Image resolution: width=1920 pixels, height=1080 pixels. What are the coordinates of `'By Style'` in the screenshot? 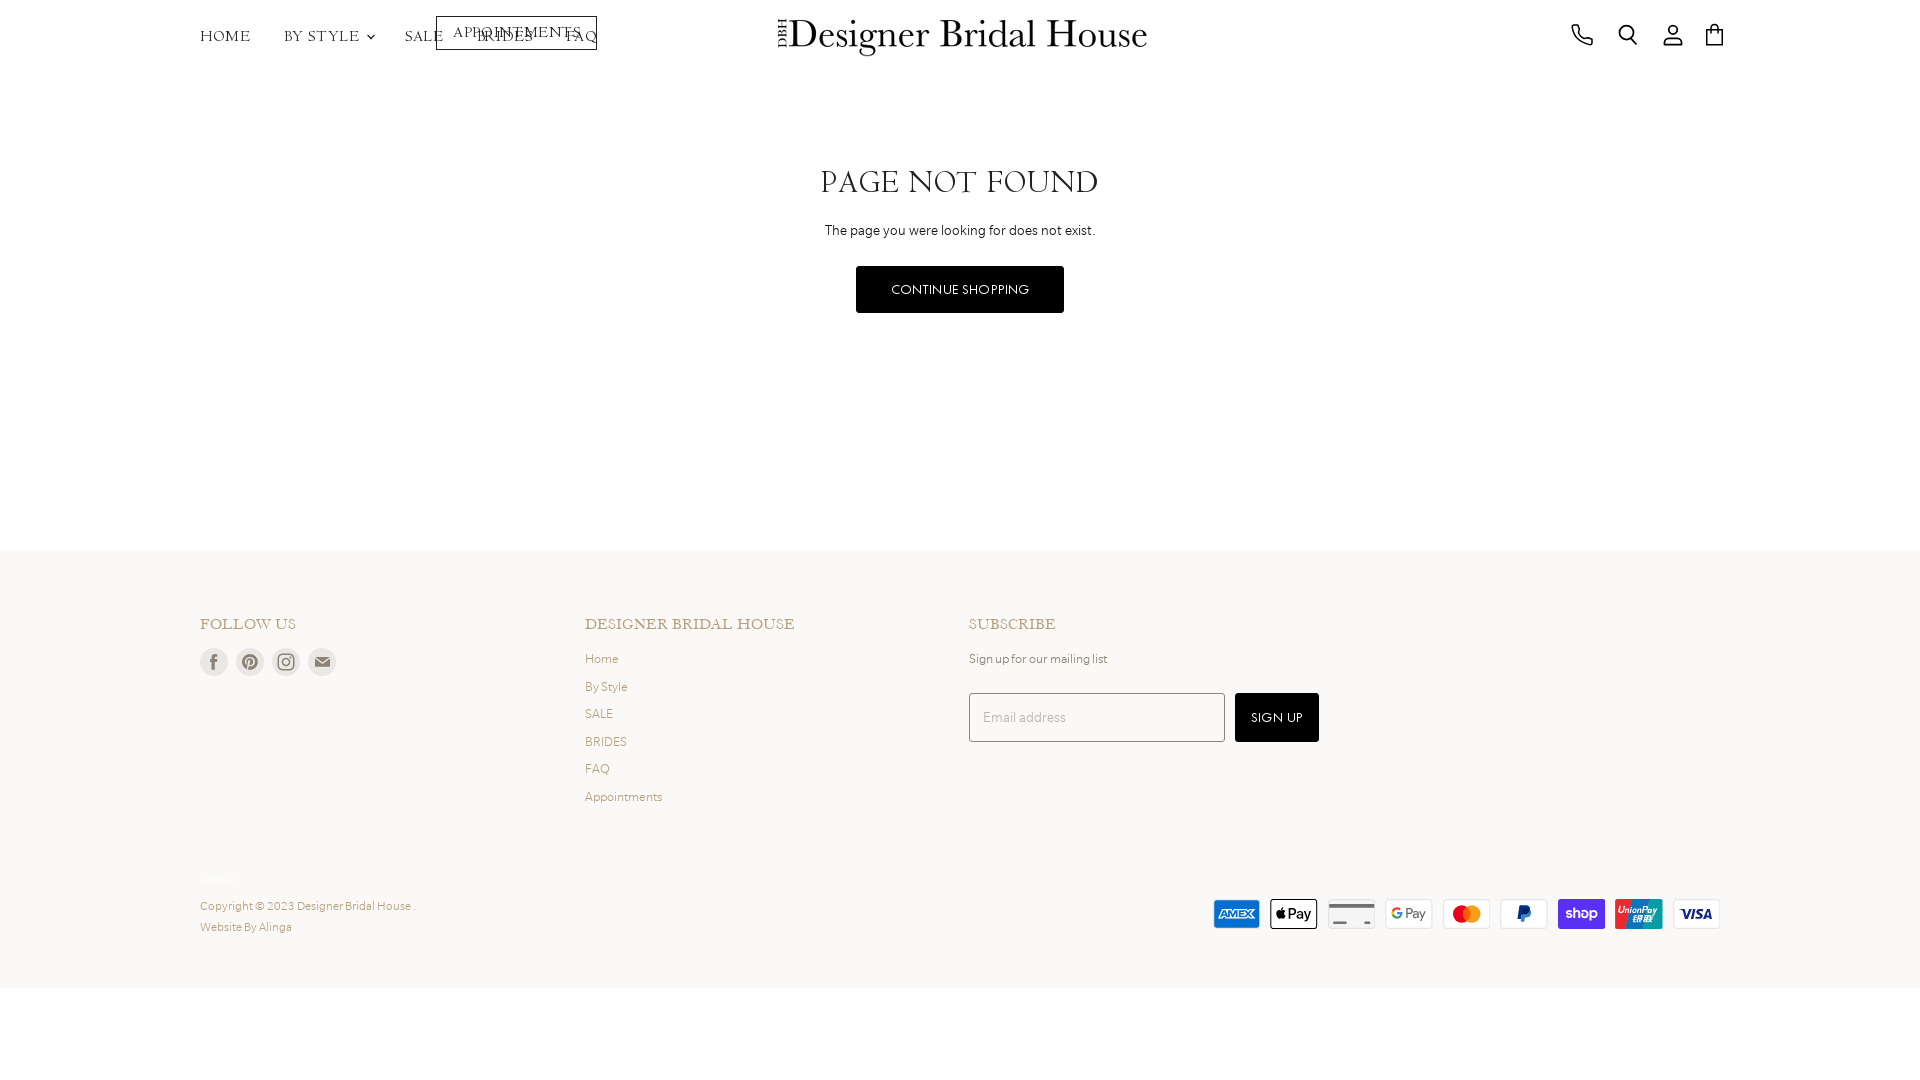 It's located at (584, 685).